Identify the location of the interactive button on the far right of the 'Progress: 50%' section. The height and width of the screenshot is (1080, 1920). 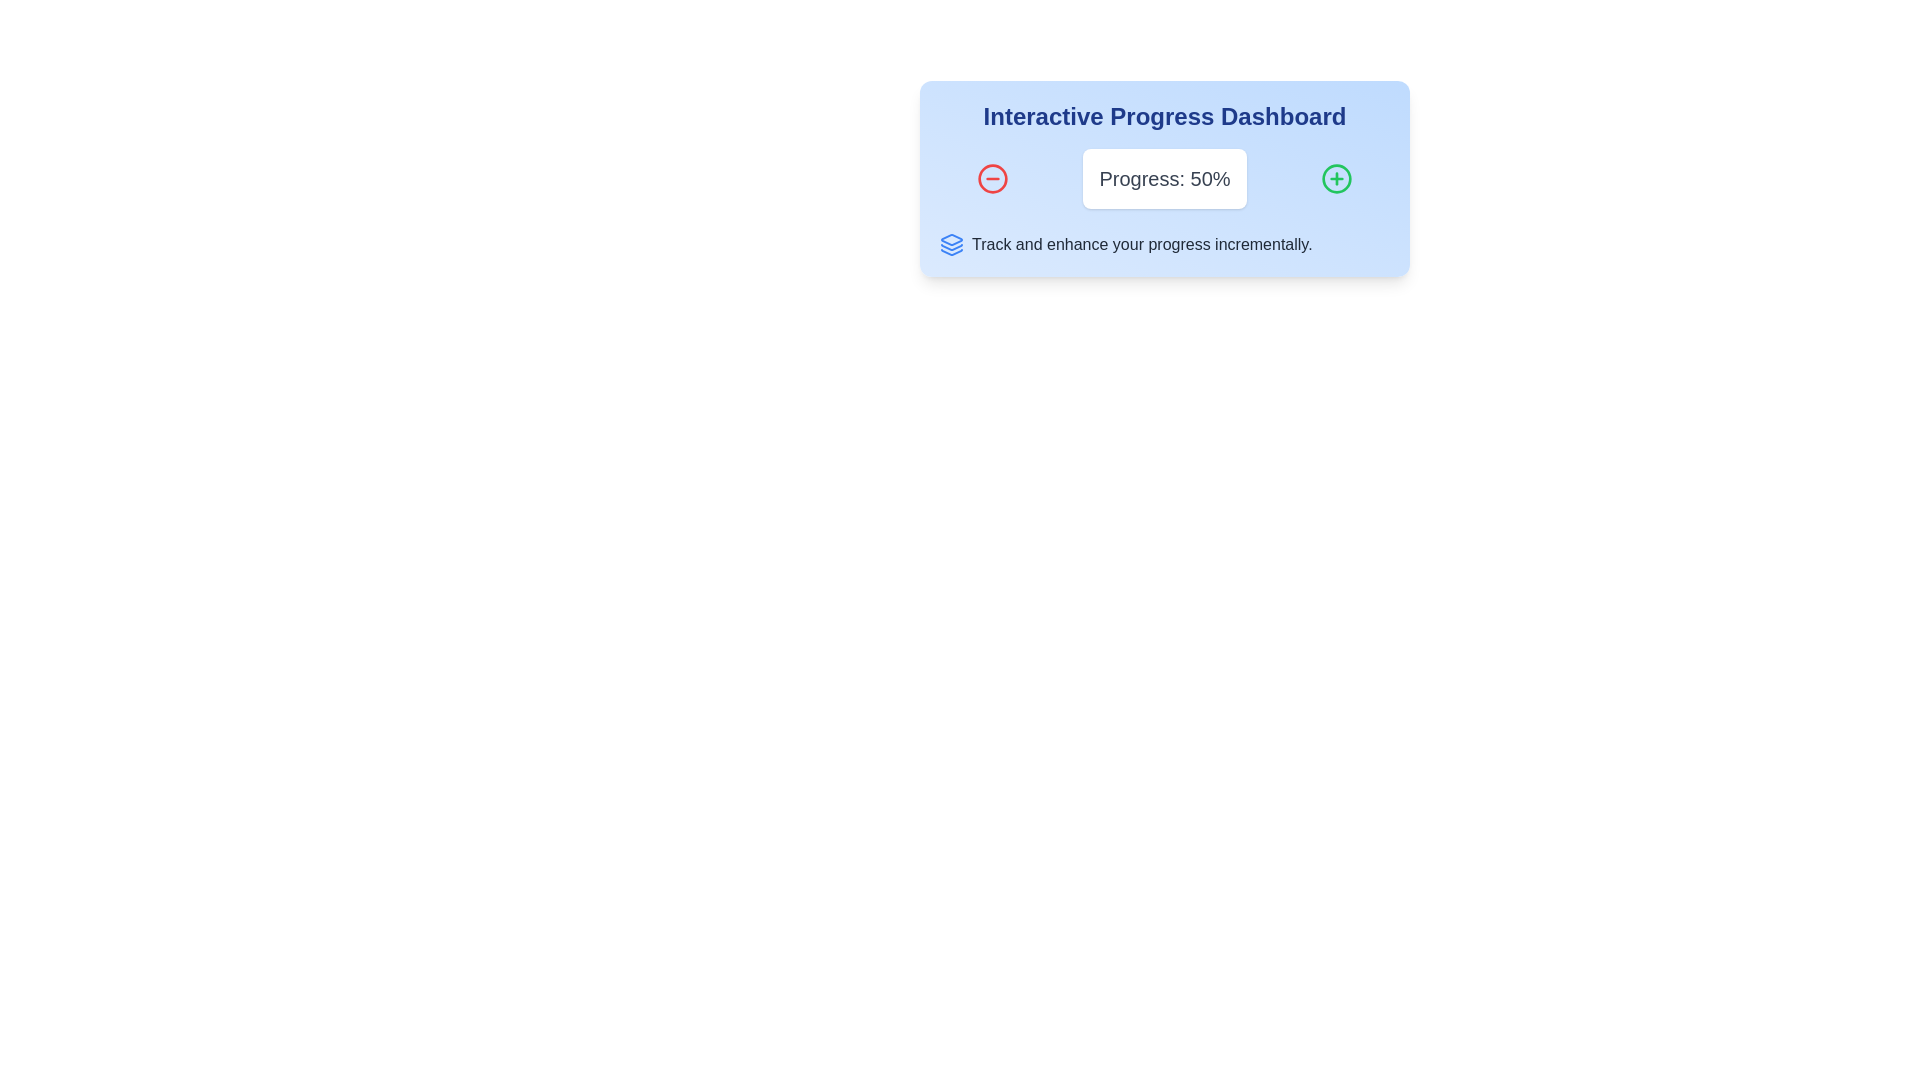
(1336, 177).